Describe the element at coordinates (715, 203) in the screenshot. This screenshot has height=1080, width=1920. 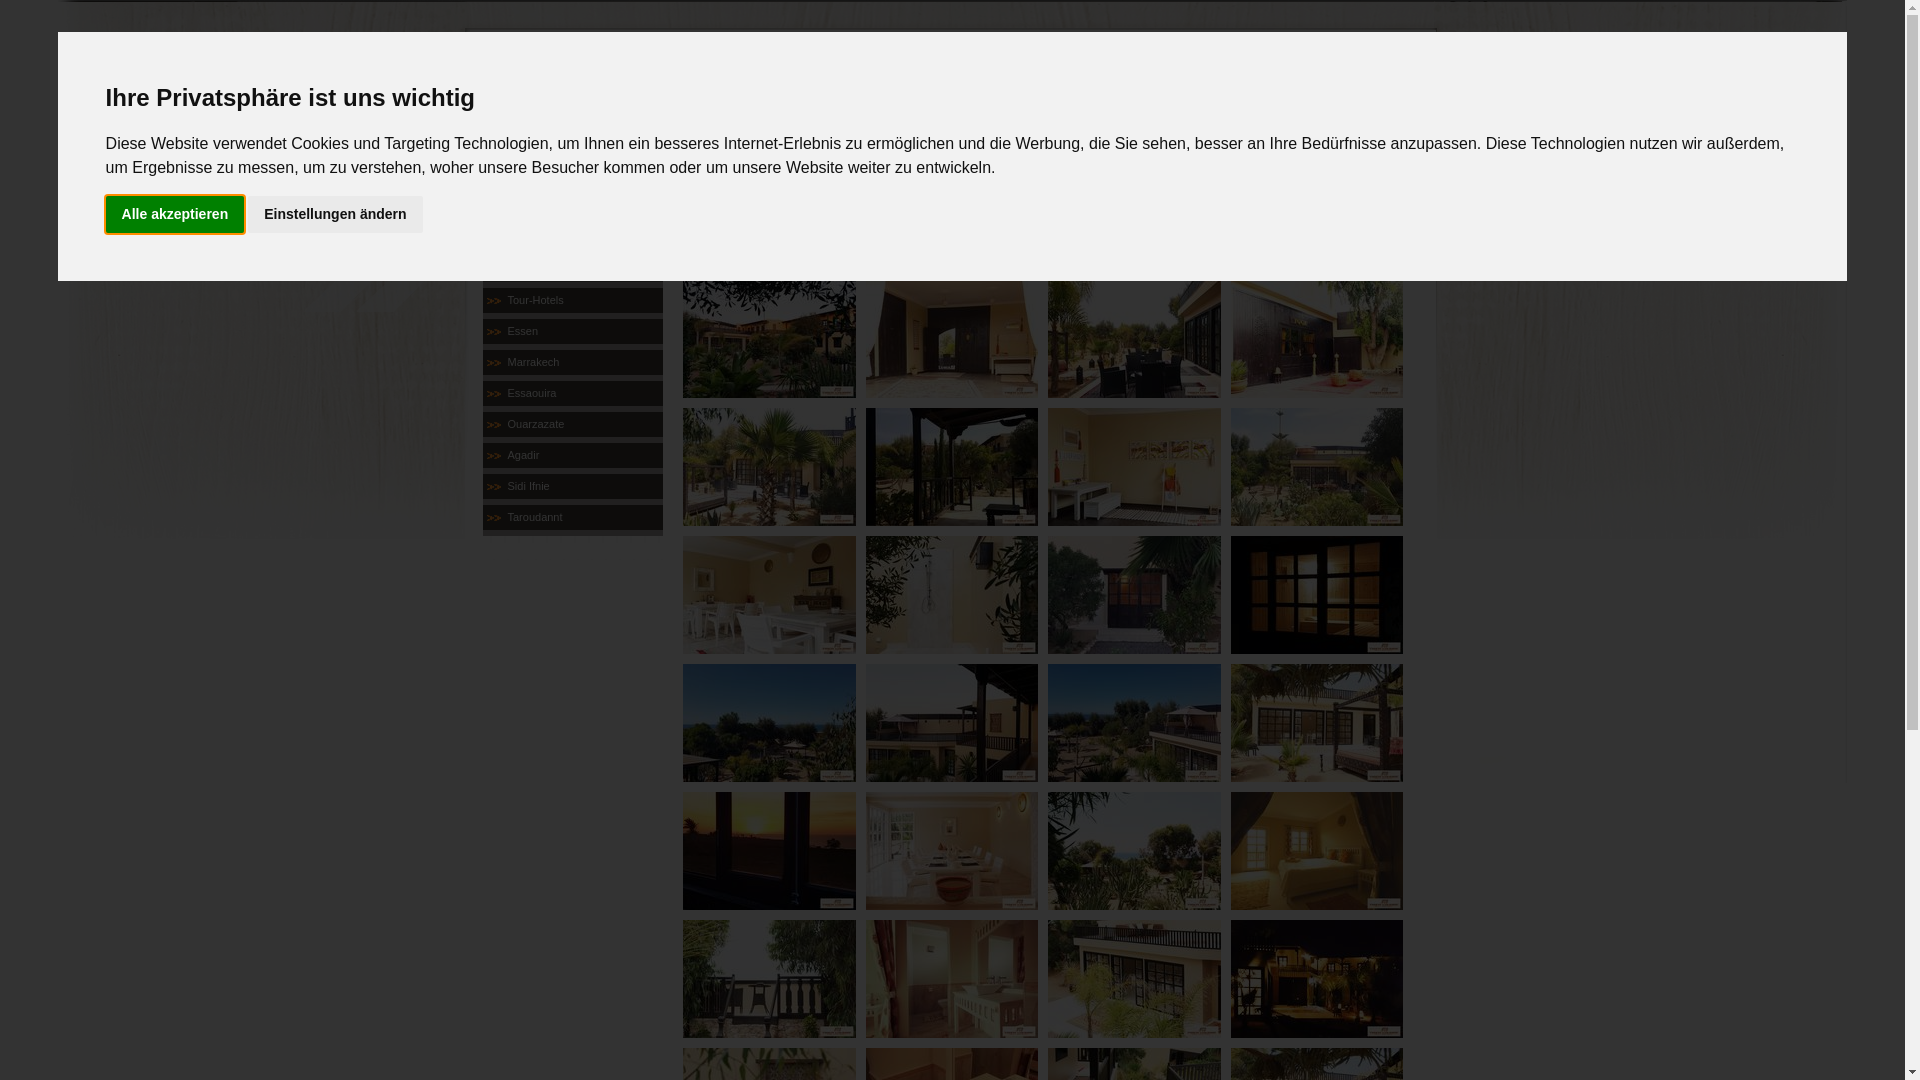
I see `'TOUR-ANGEBOTE'` at that location.